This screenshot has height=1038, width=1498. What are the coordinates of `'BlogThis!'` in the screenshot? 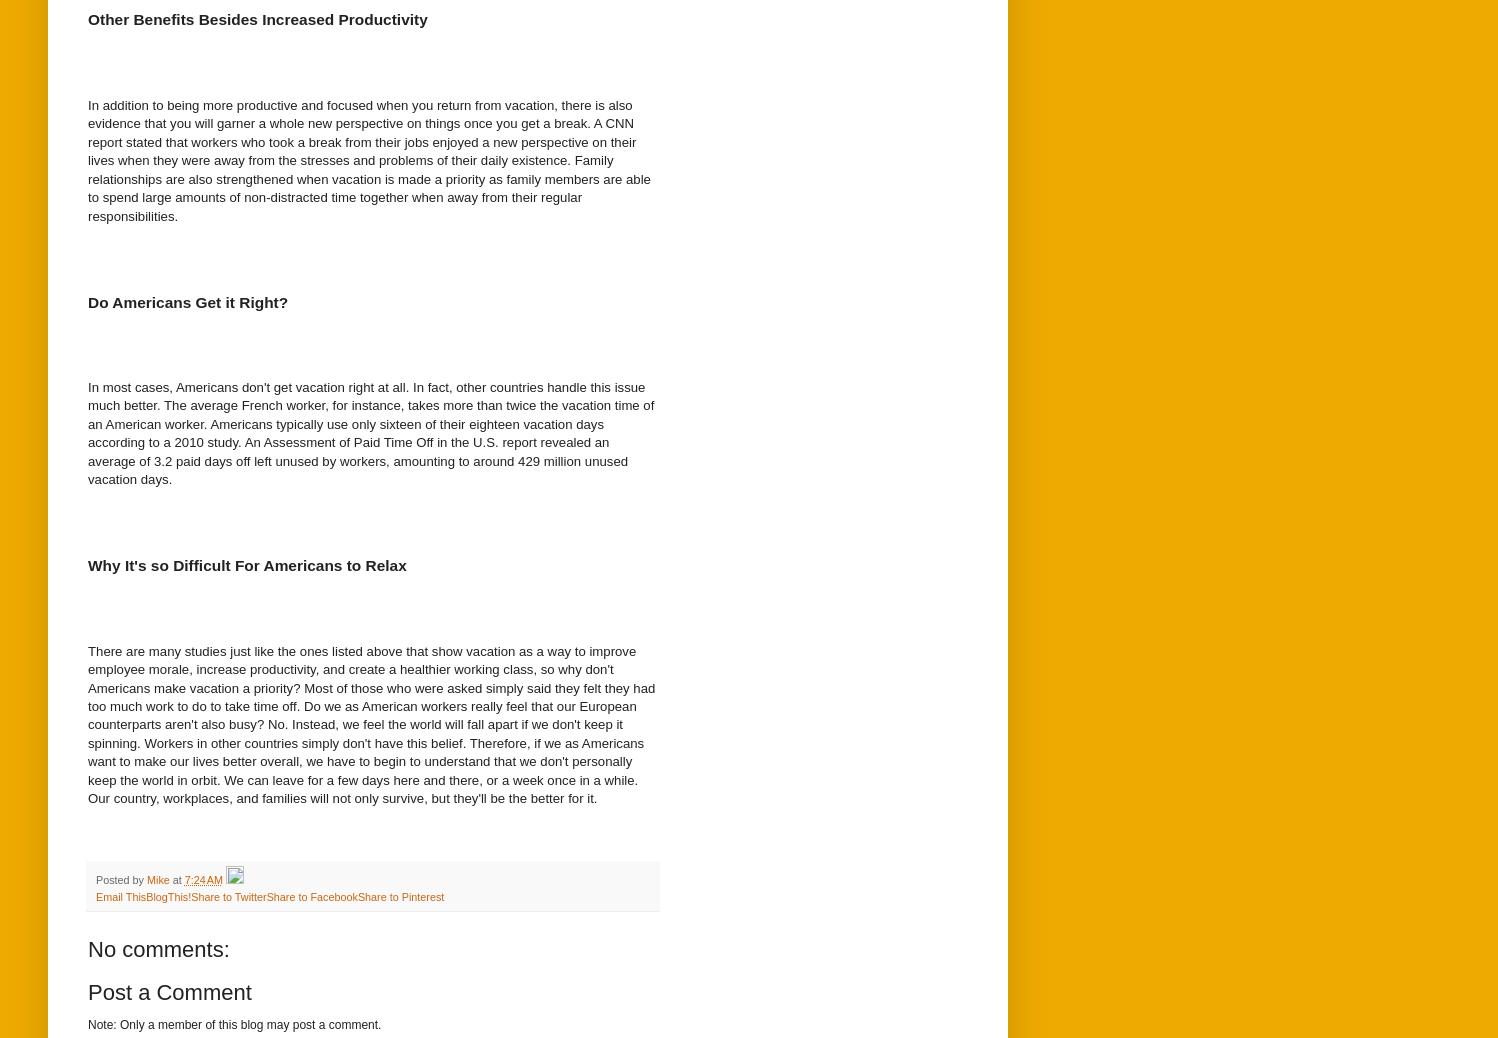 It's located at (167, 896).